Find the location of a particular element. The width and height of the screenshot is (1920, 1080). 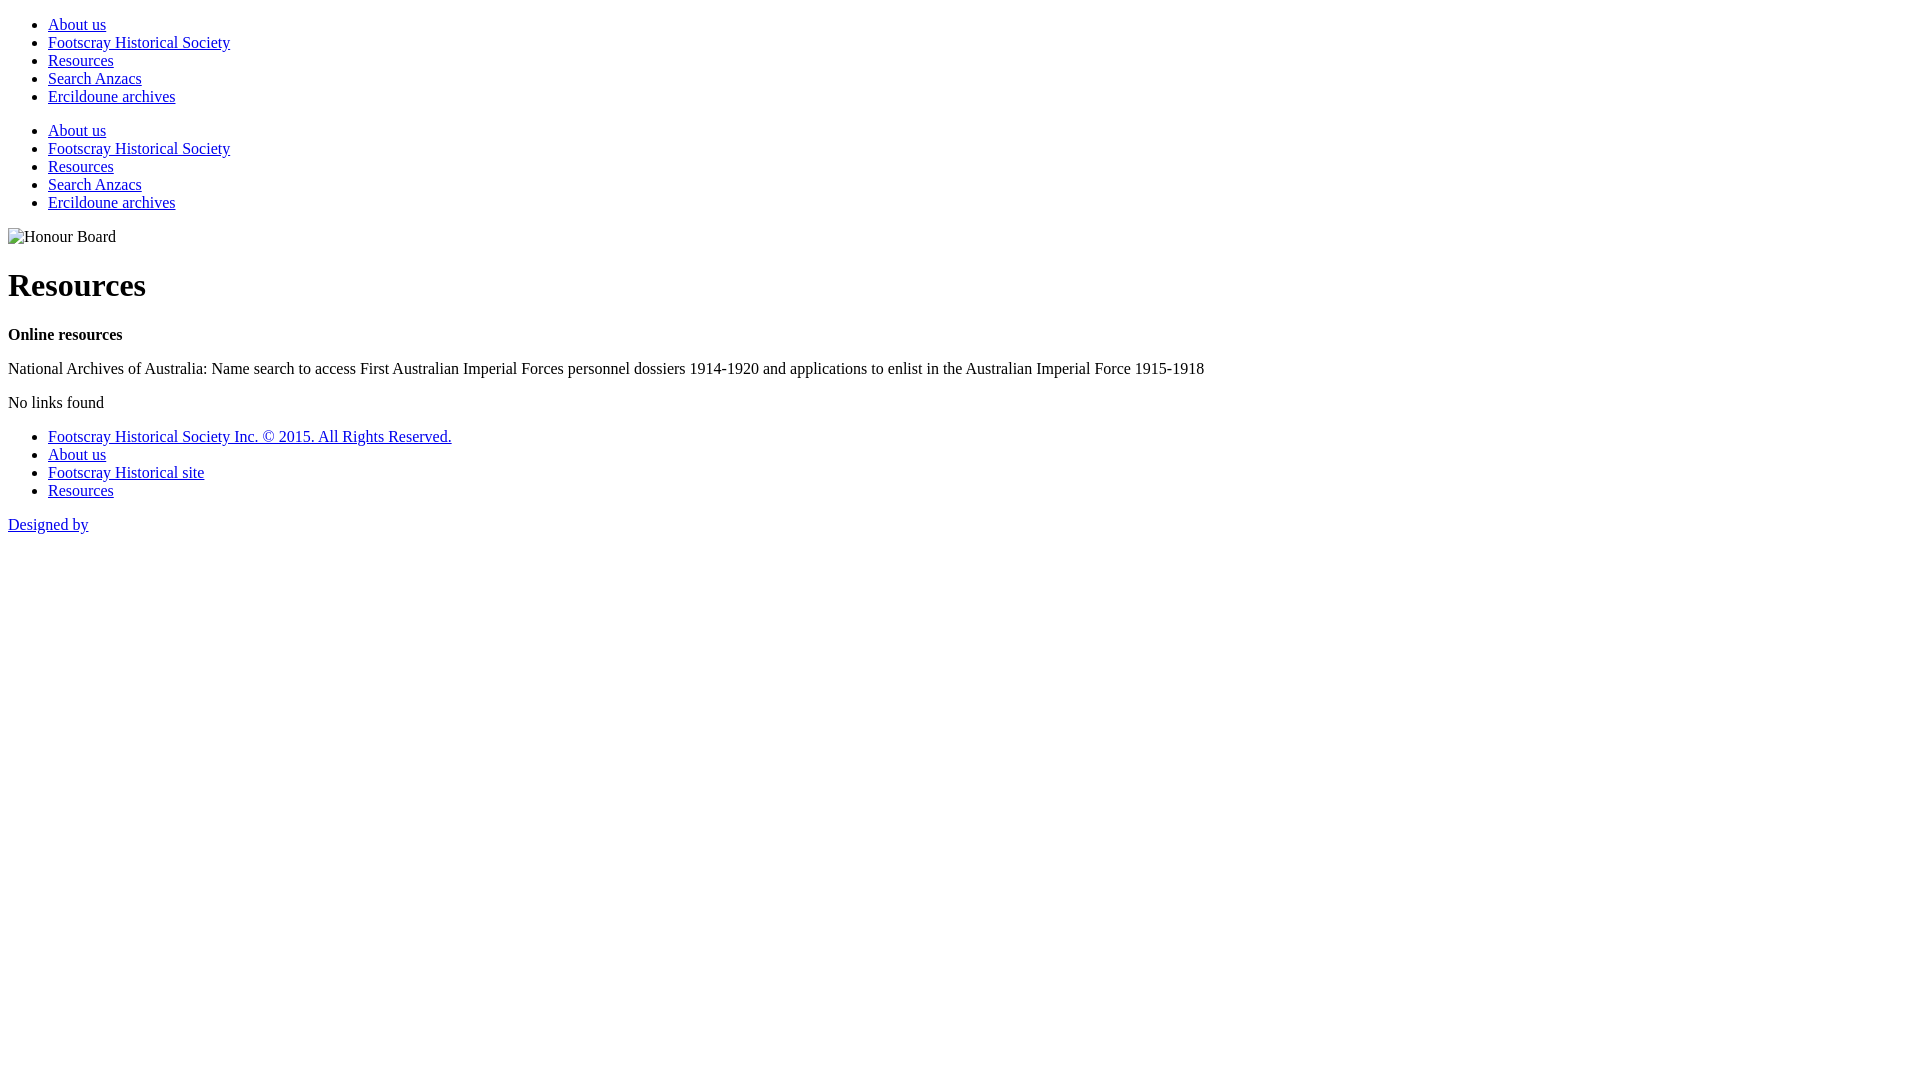

'Search Anzacs' is located at coordinates (94, 184).